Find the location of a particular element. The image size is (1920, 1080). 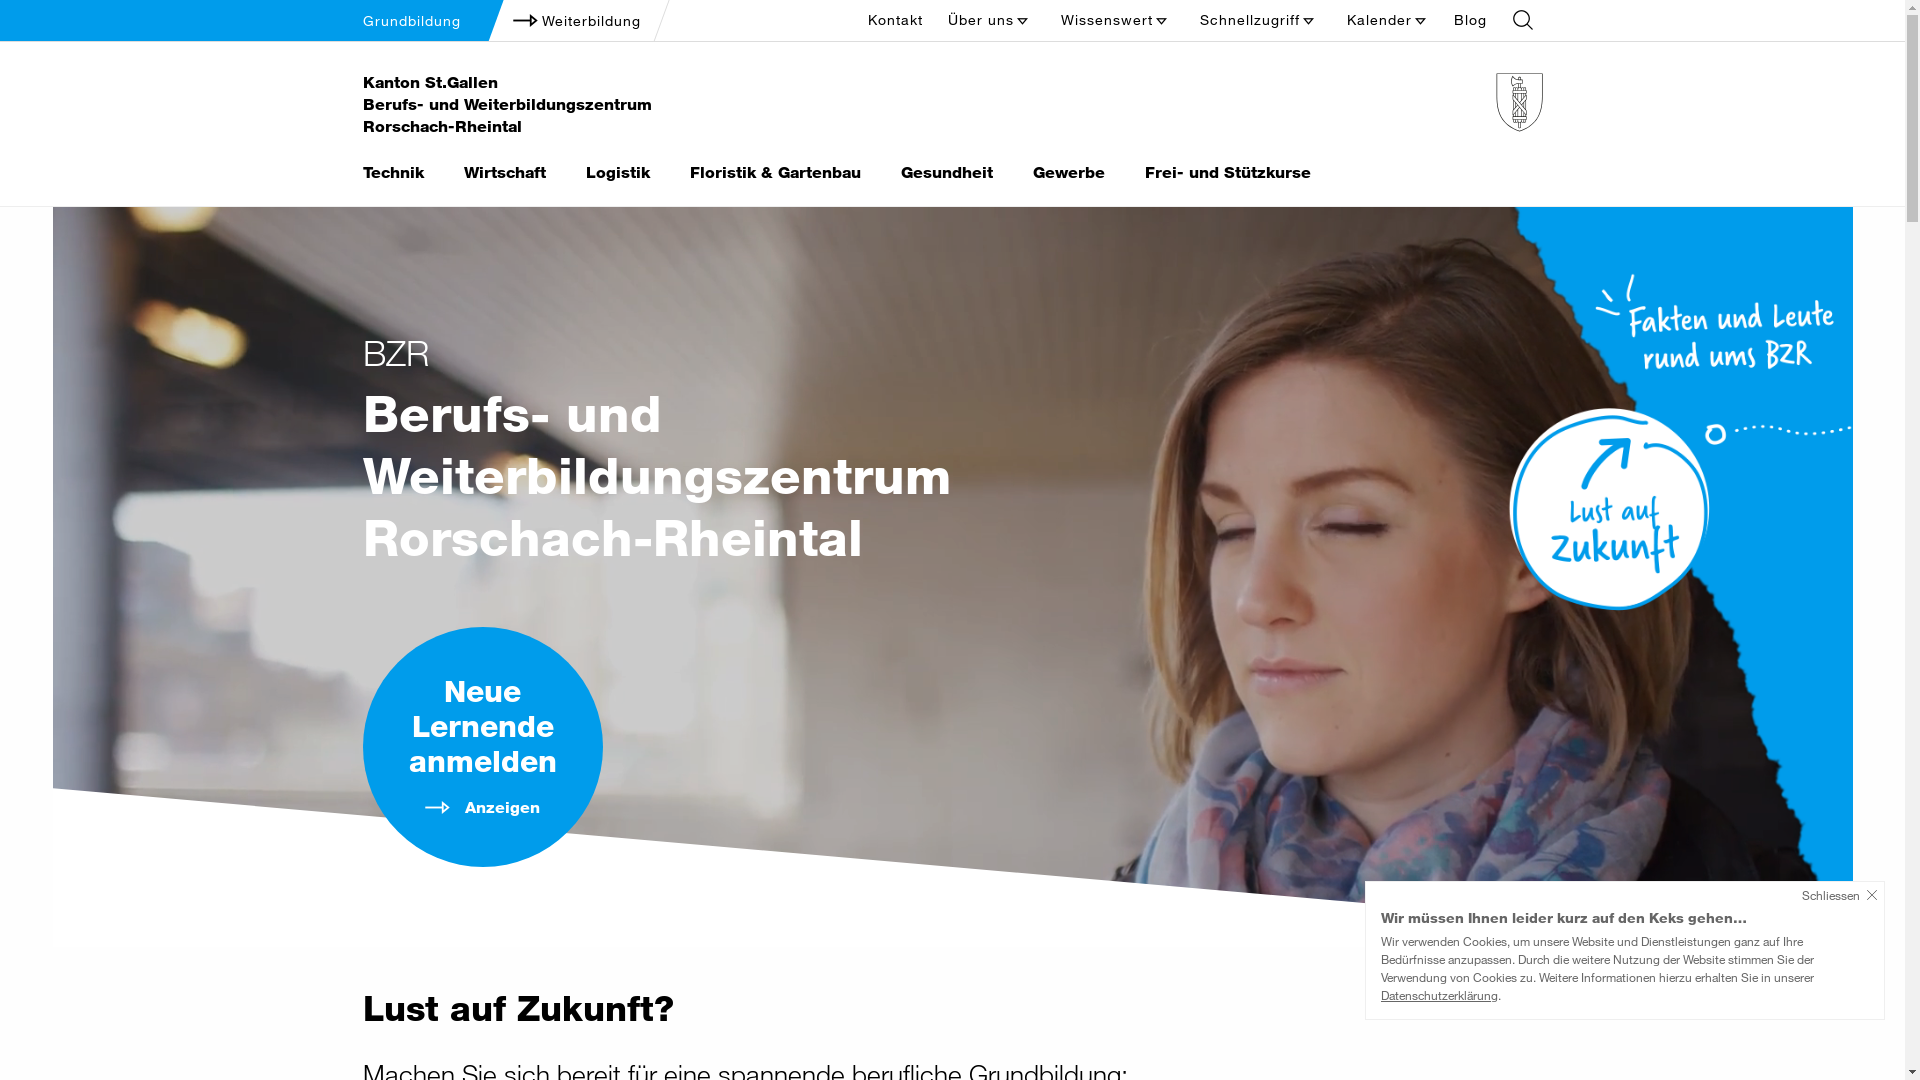

'Neue is located at coordinates (481, 747).